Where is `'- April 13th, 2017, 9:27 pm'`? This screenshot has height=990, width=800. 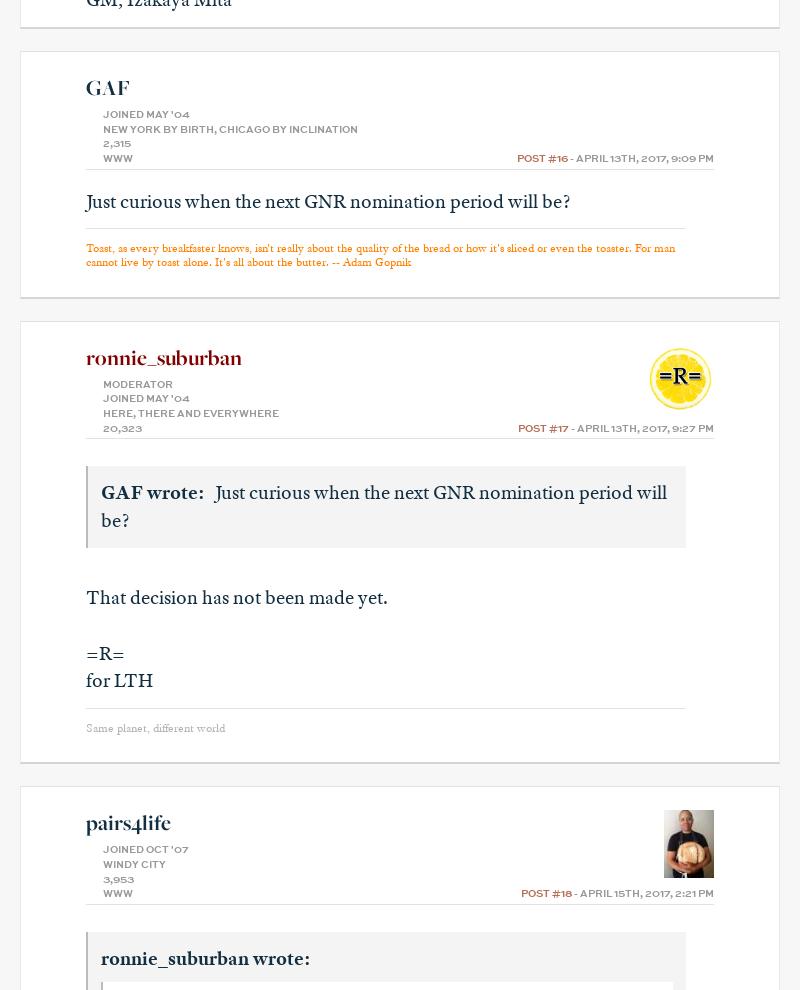 '- April 13th, 2017, 9:27 pm' is located at coordinates (640, 426).